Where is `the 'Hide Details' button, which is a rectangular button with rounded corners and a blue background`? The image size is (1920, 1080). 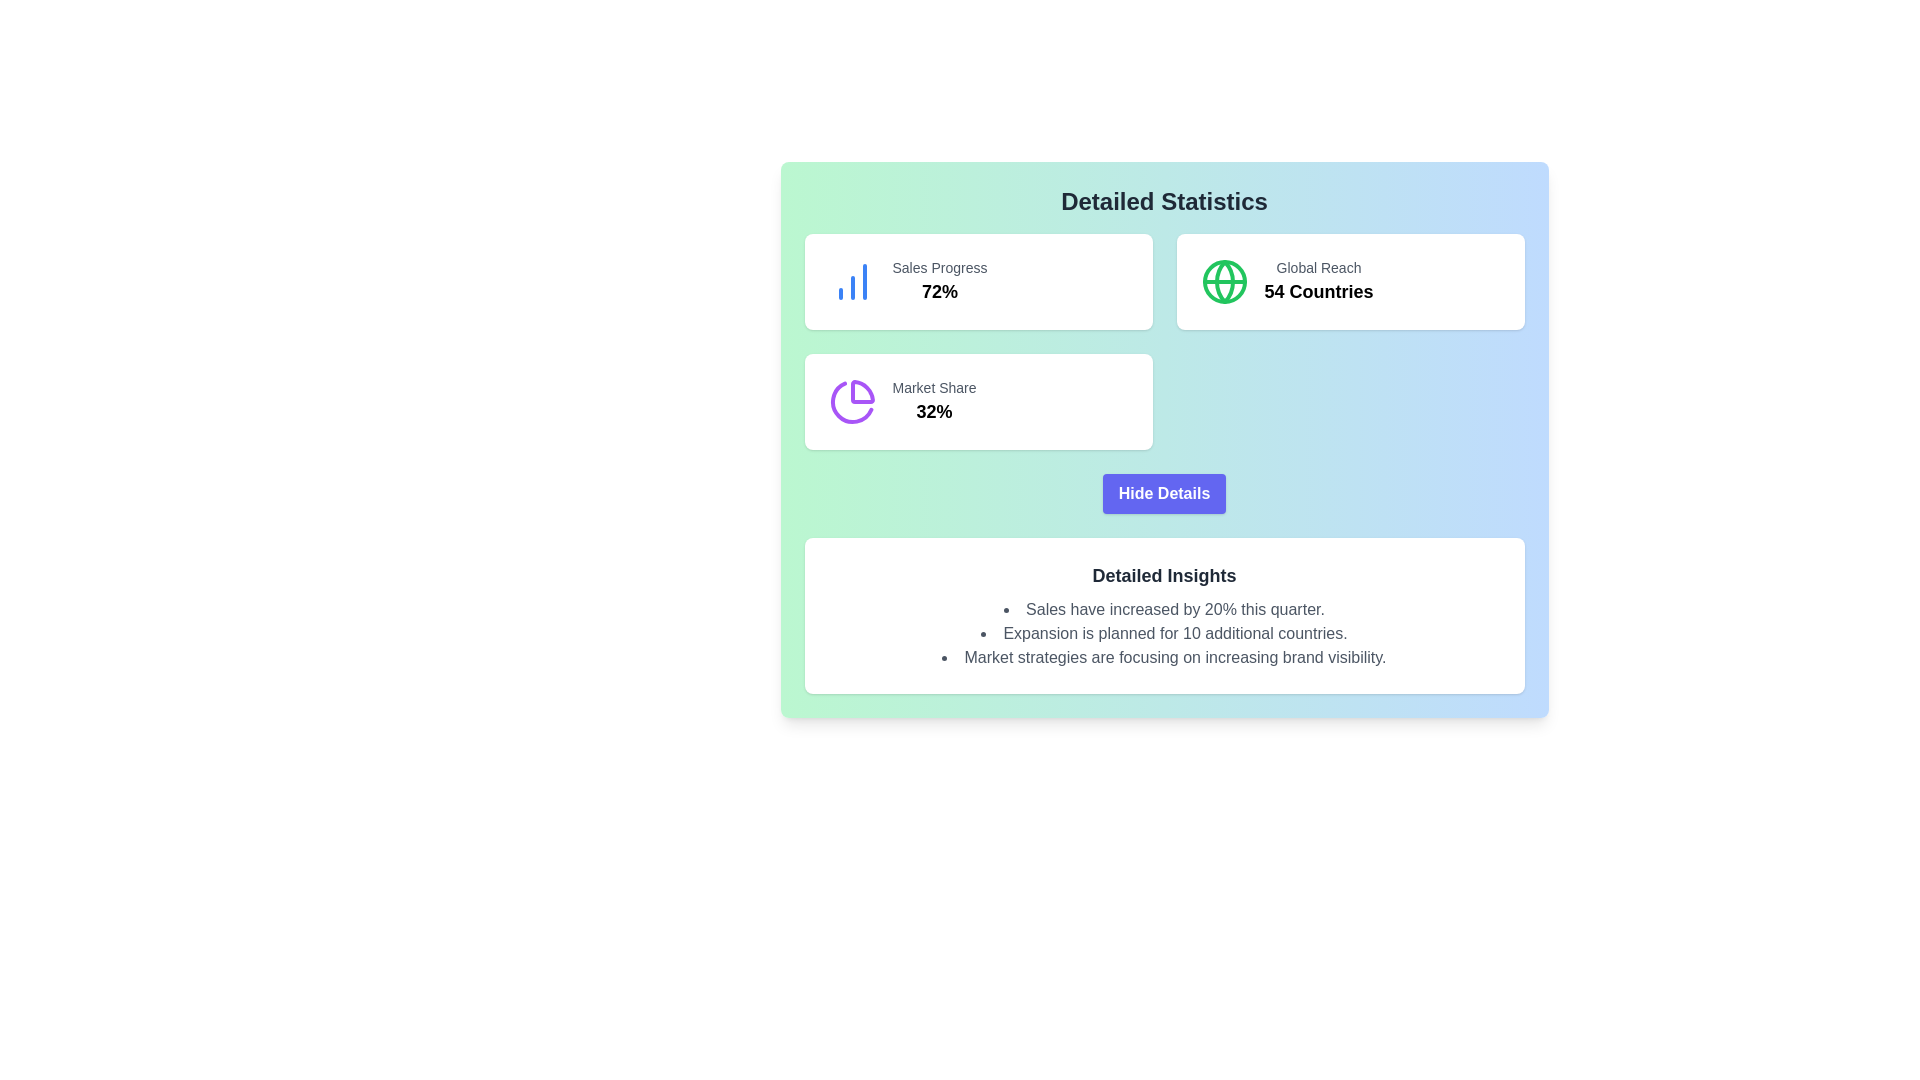
the 'Hide Details' button, which is a rectangular button with rounded corners and a blue background is located at coordinates (1164, 493).